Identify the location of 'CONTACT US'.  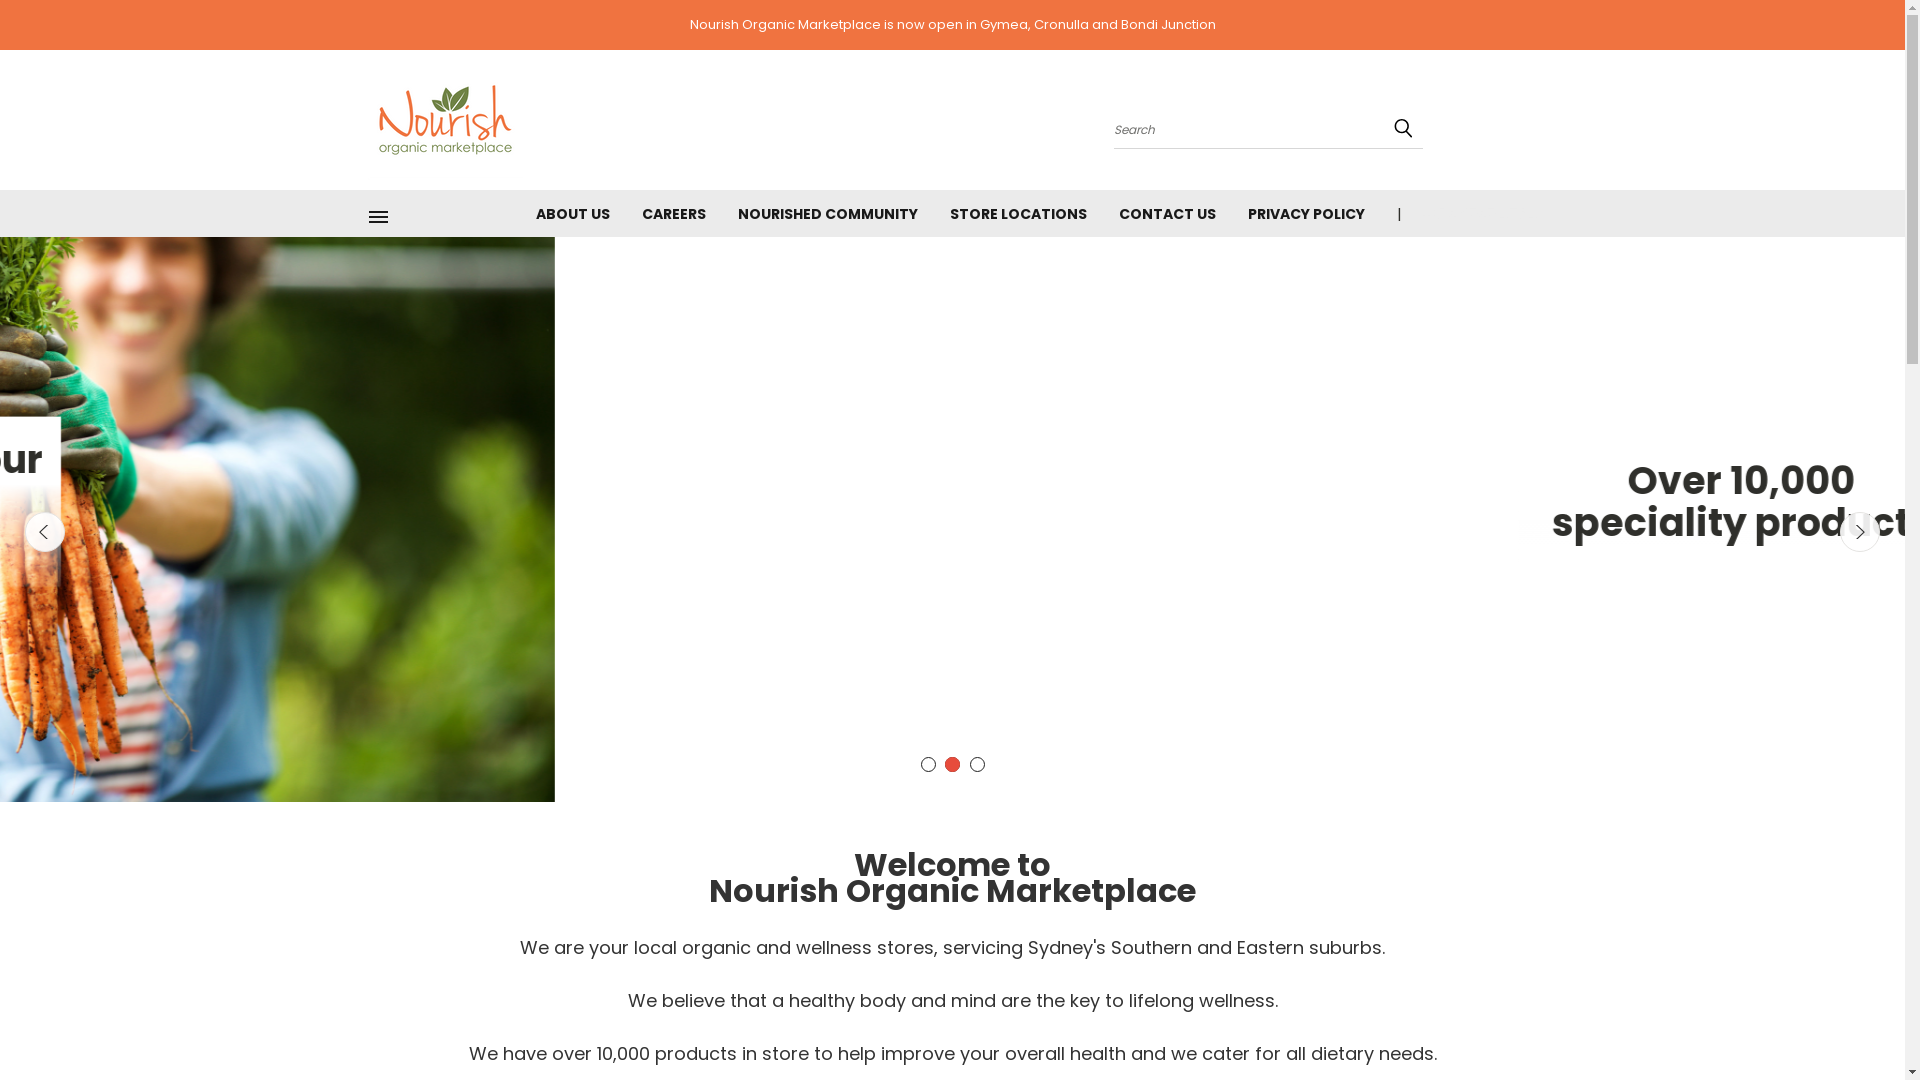
(1166, 212).